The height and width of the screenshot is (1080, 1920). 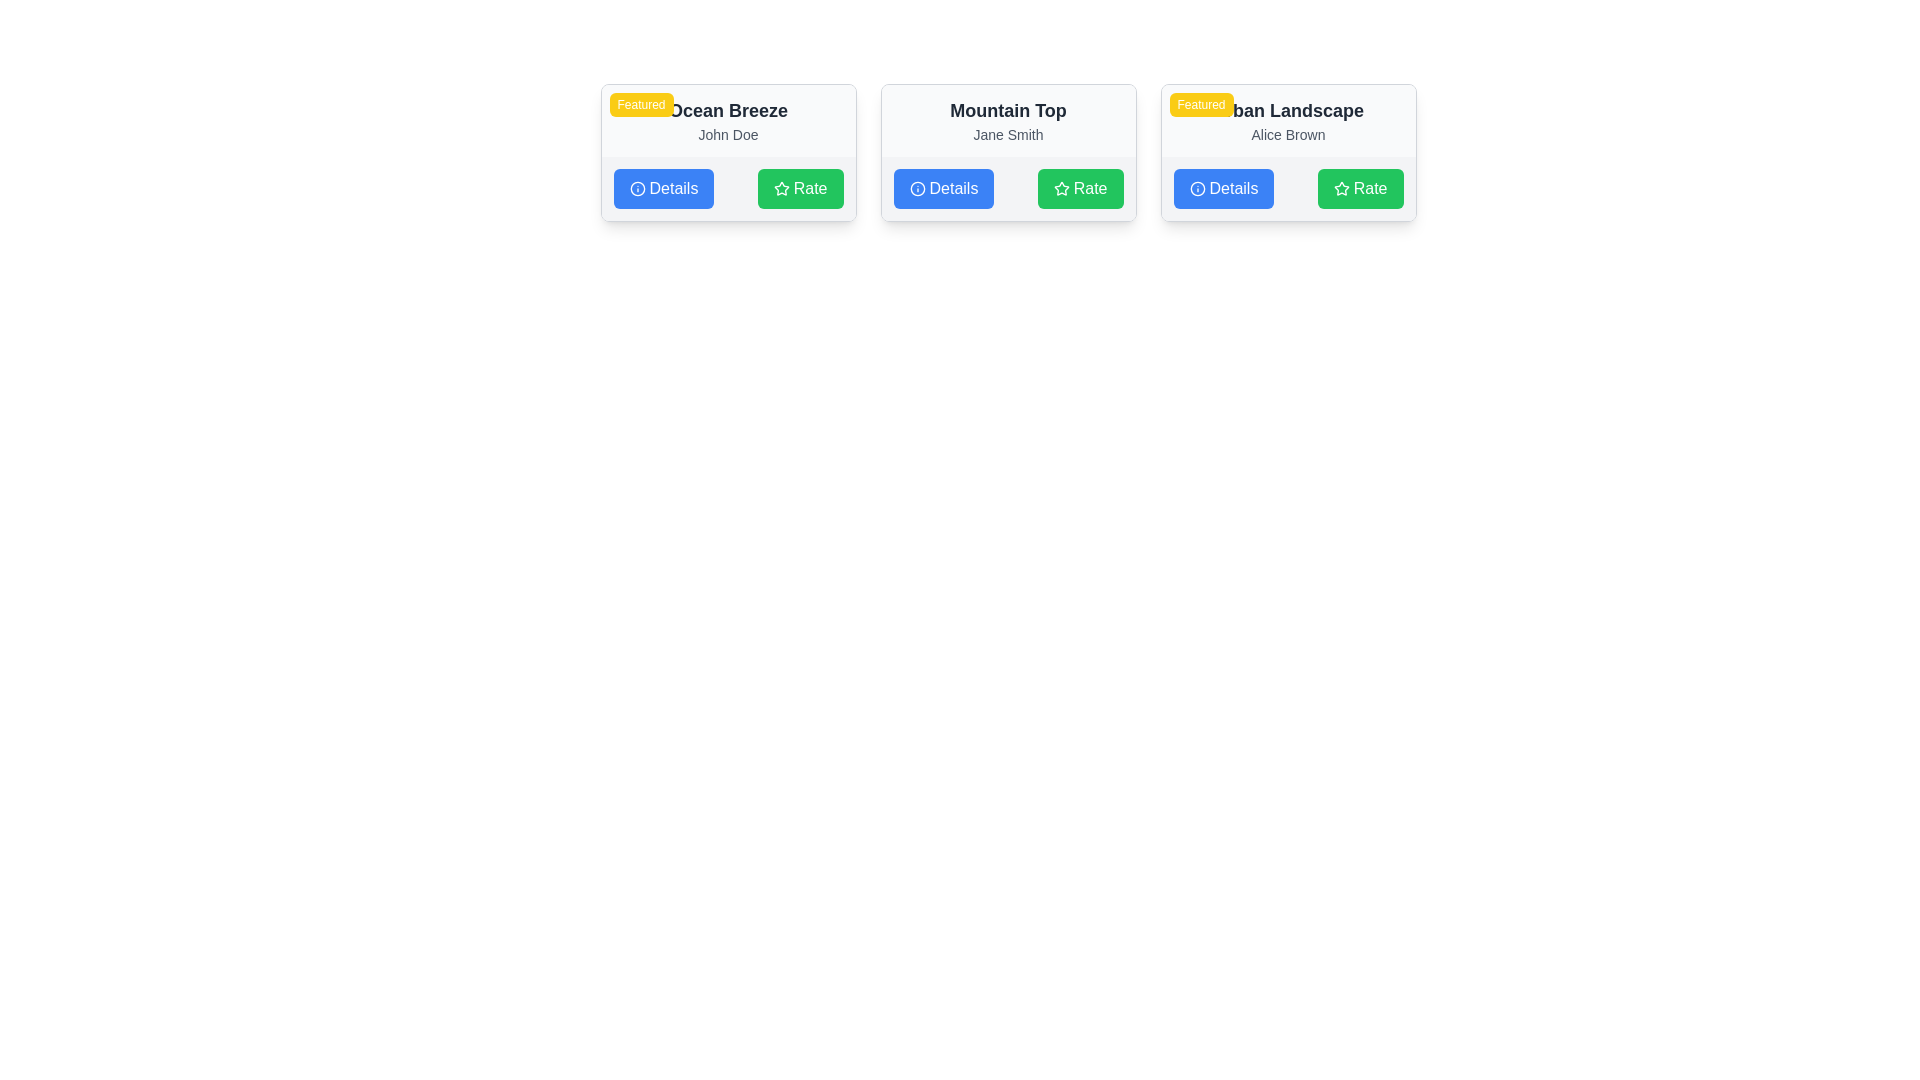 I want to click on the text label displaying 'Jane Smith', which is styled in light gray and positioned under the title 'Mountain Top' in the middle card of a three-card layout, so click(x=1008, y=135).